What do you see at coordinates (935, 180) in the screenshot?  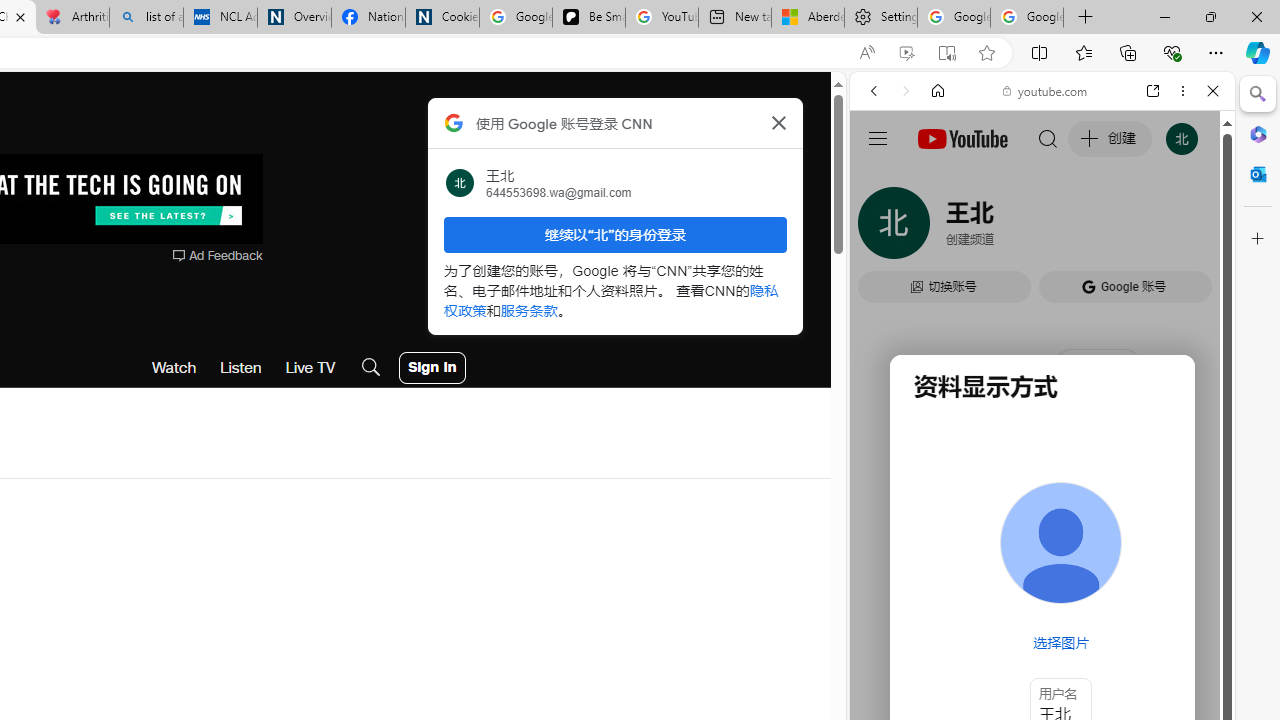 I see `'This site scope'` at bounding box center [935, 180].